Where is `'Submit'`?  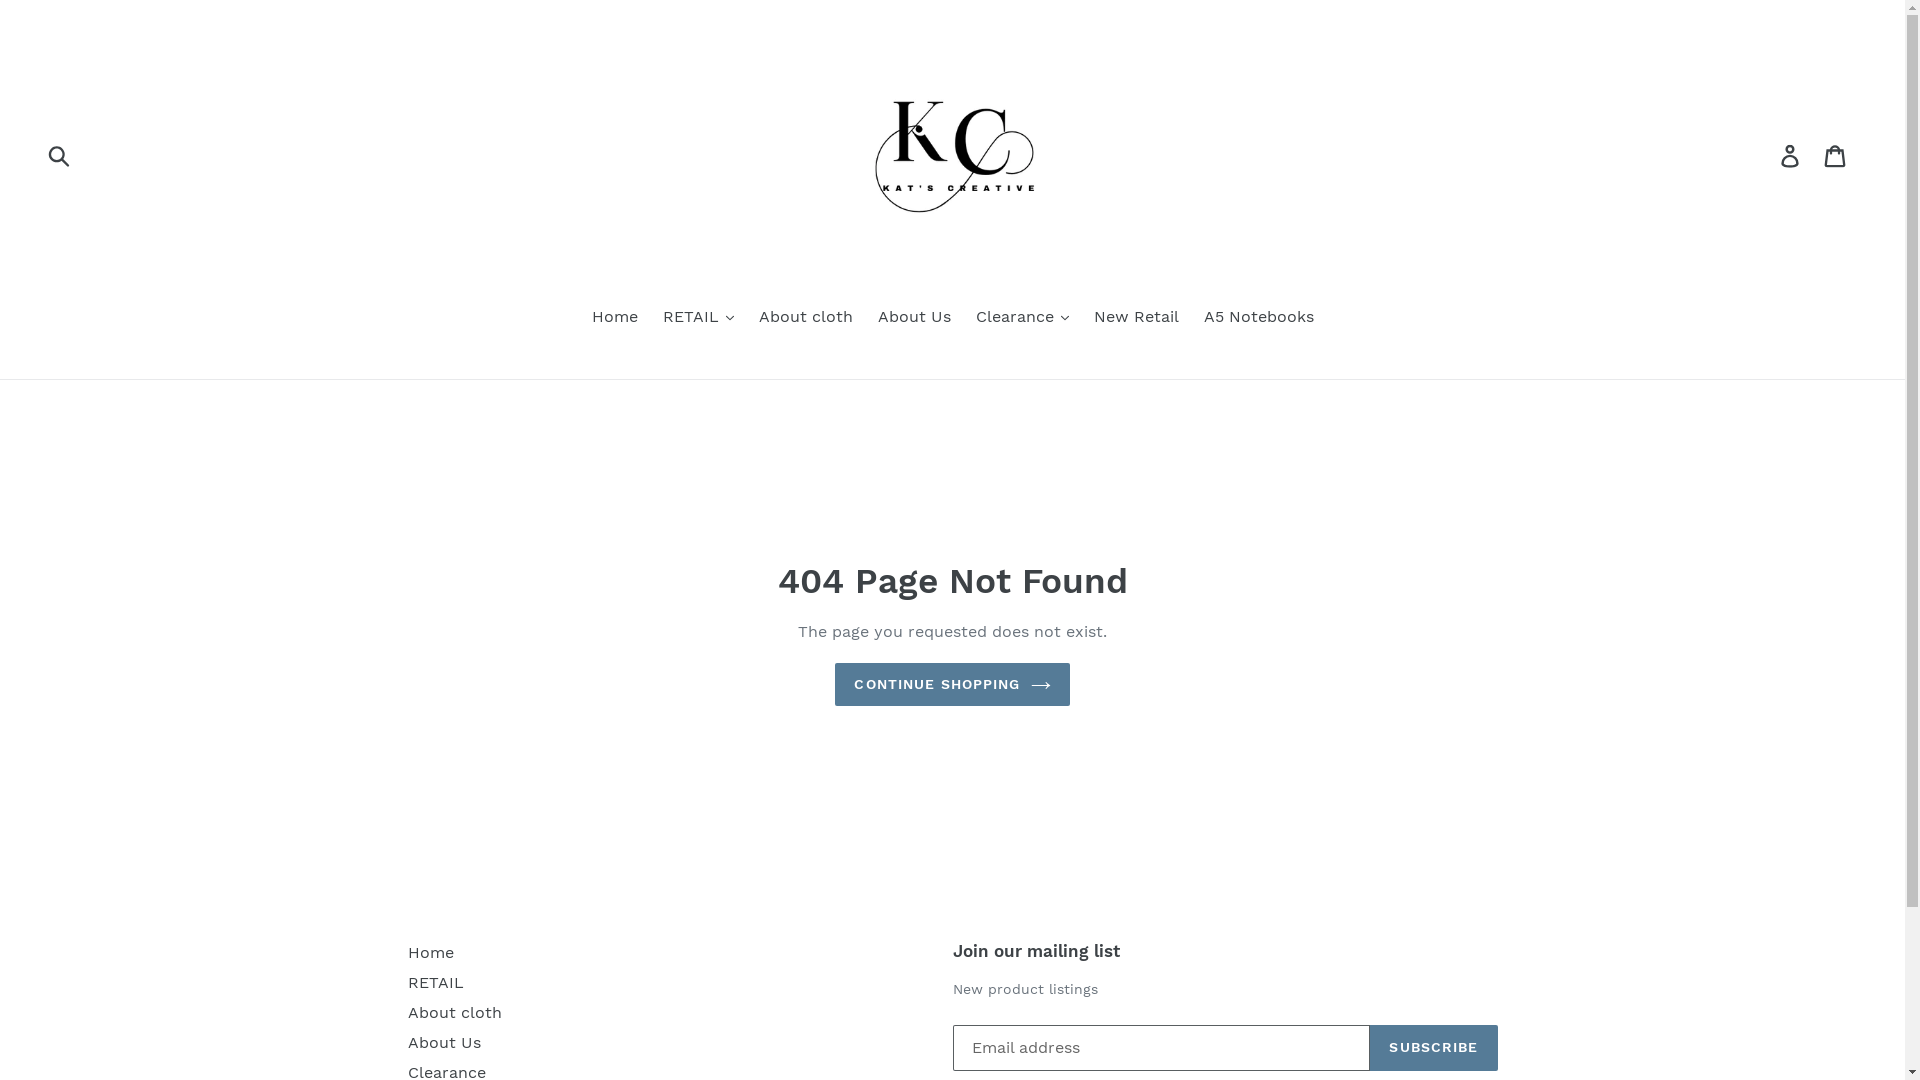 'Submit' is located at coordinates (35, 153).